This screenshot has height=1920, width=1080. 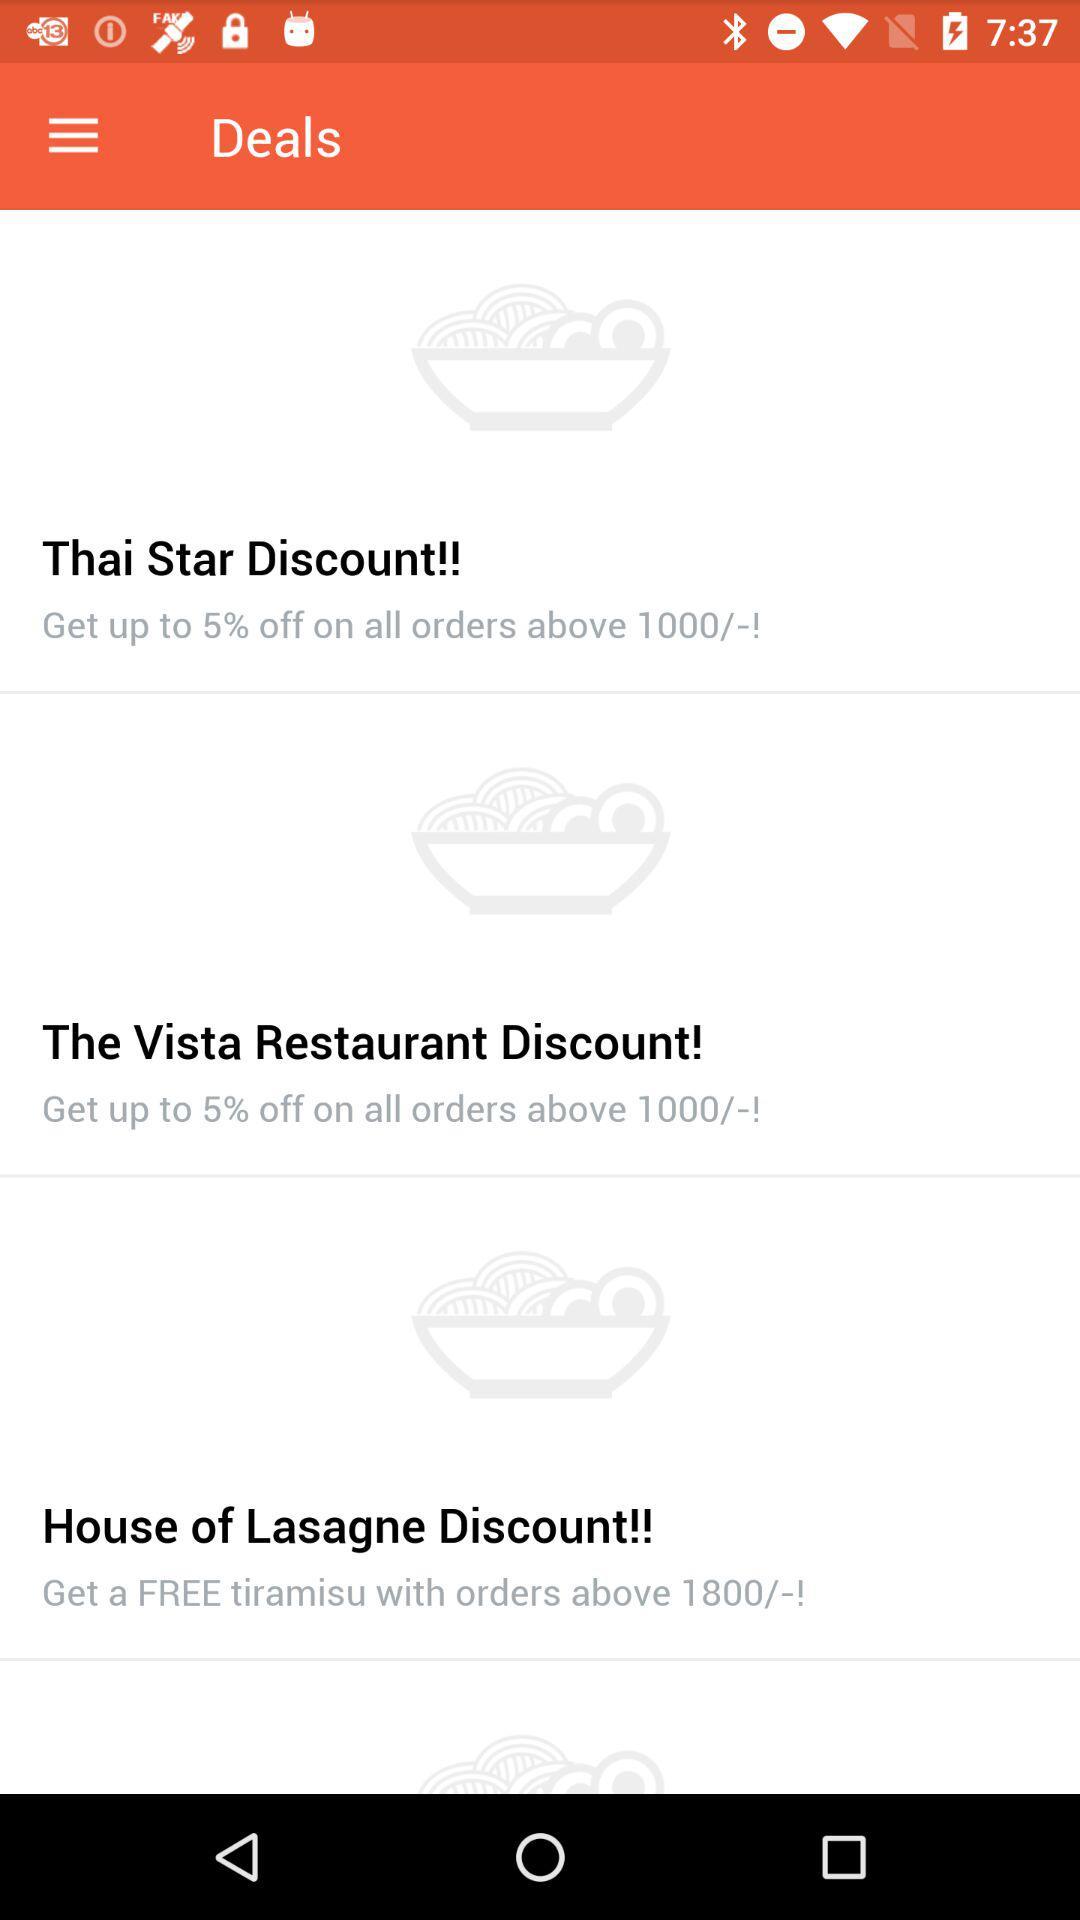 I want to click on thai star discount!!, so click(x=540, y=546).